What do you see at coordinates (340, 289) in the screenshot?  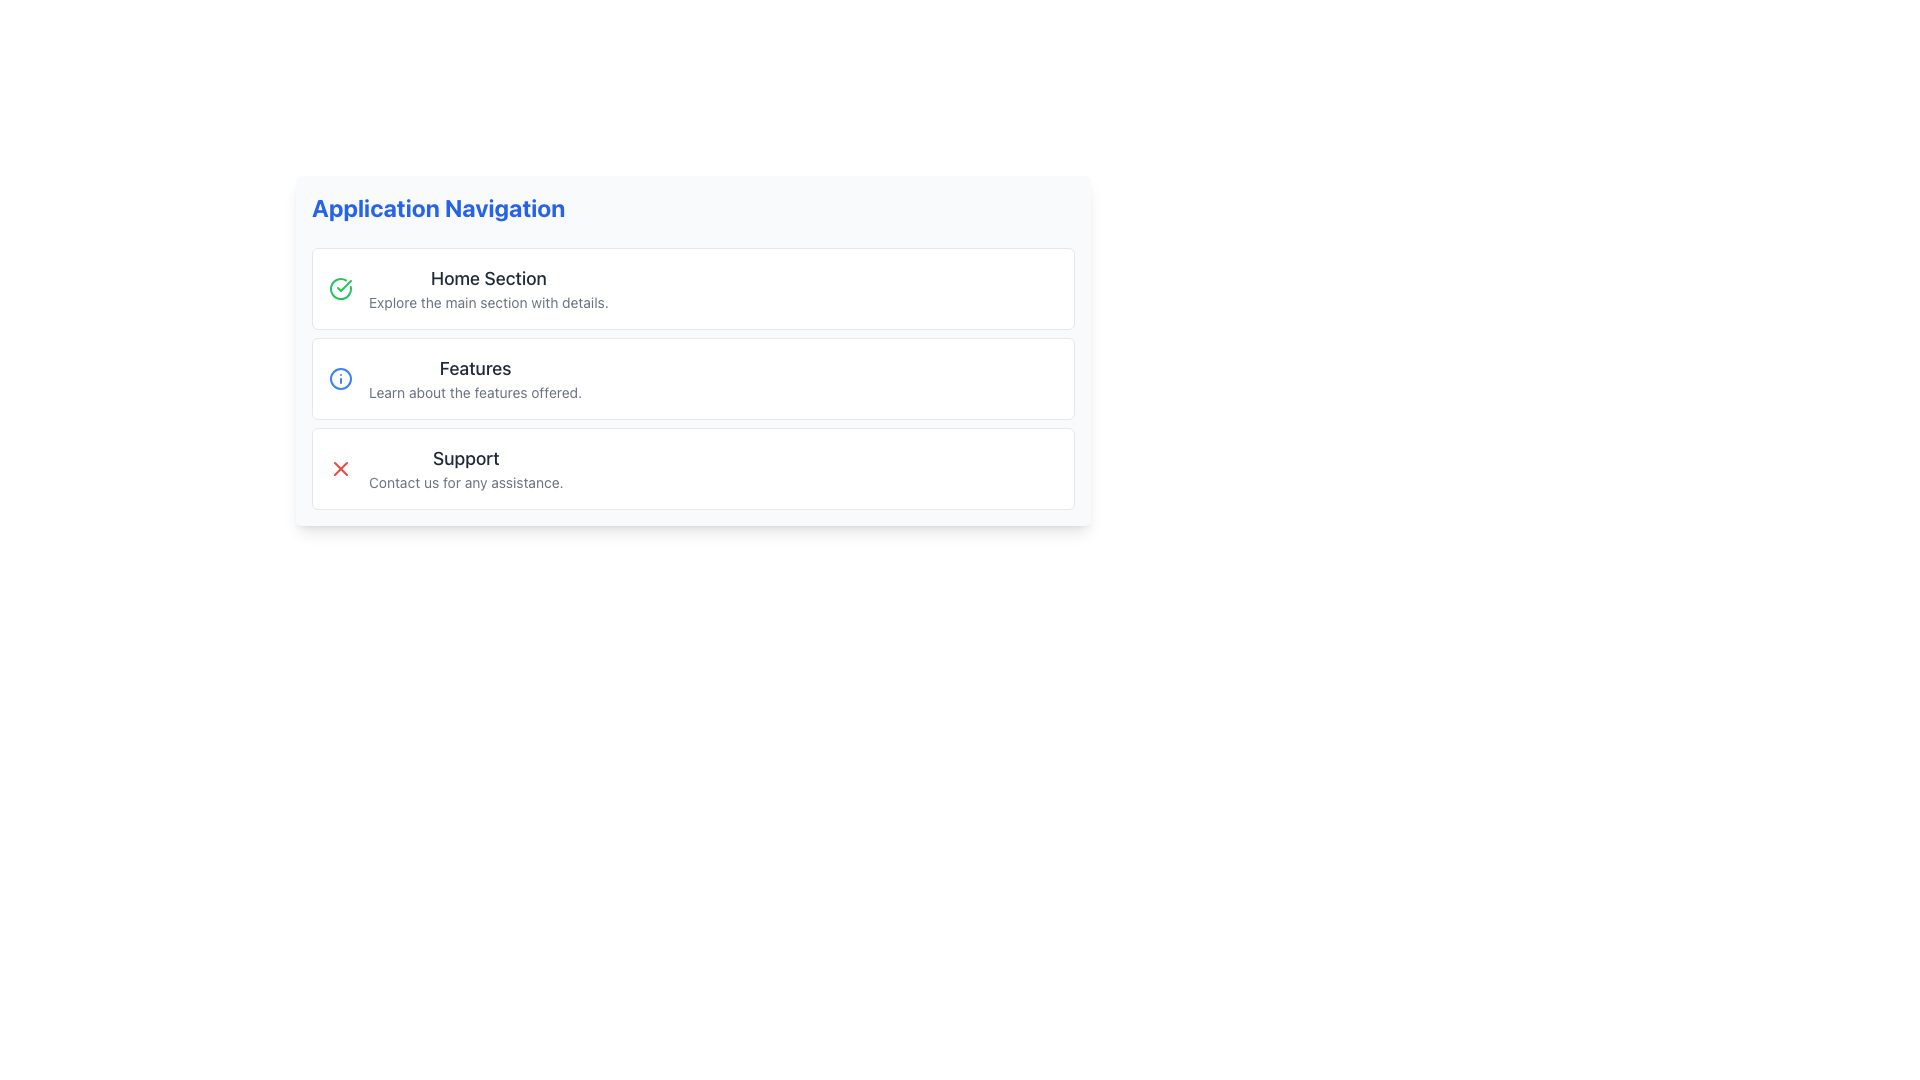 I see `the visual indicator icon marking the 'Home Section'` at bounding box center [340, 289].